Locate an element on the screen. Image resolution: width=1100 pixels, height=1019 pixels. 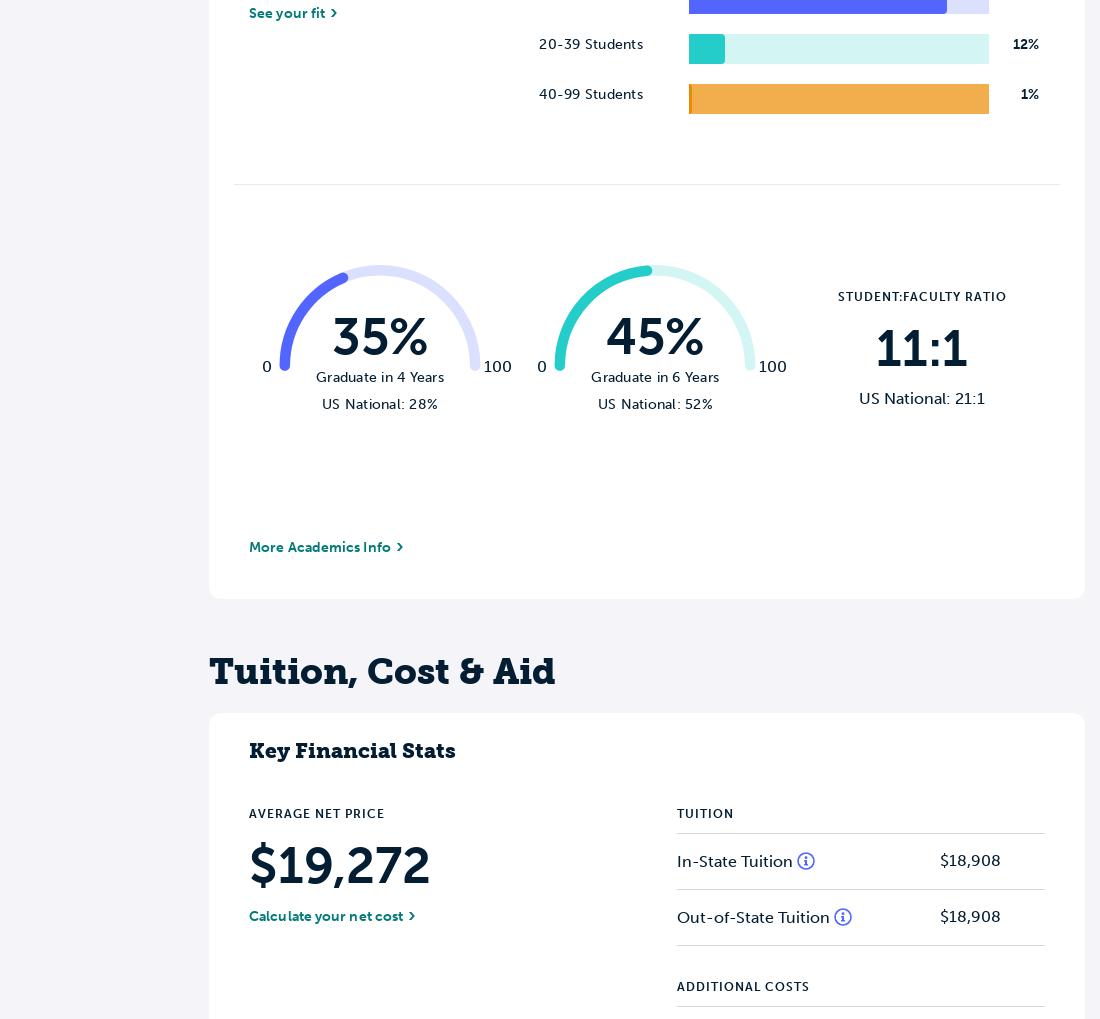
'Additional Costs' is located at coordinates (677, 985).